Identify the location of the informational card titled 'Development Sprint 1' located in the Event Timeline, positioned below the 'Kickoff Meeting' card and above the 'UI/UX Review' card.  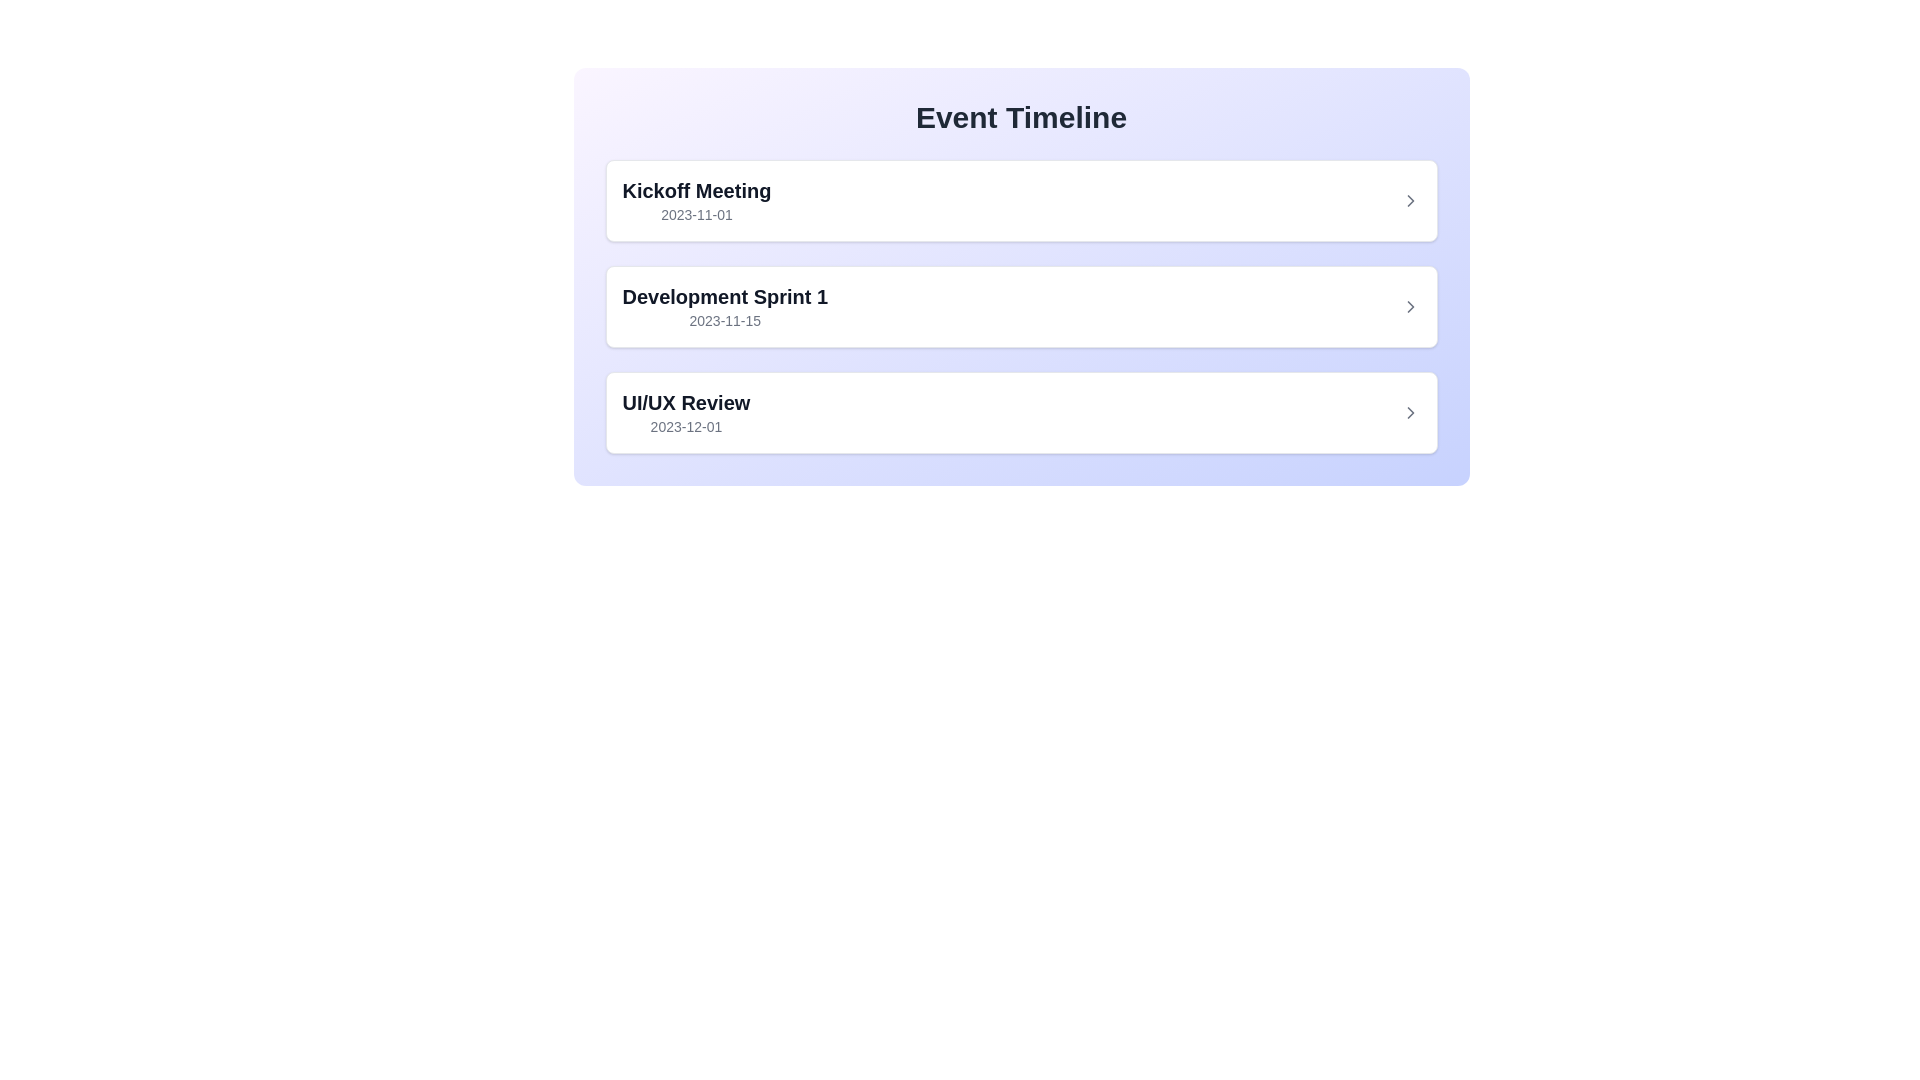
(1021, 307).